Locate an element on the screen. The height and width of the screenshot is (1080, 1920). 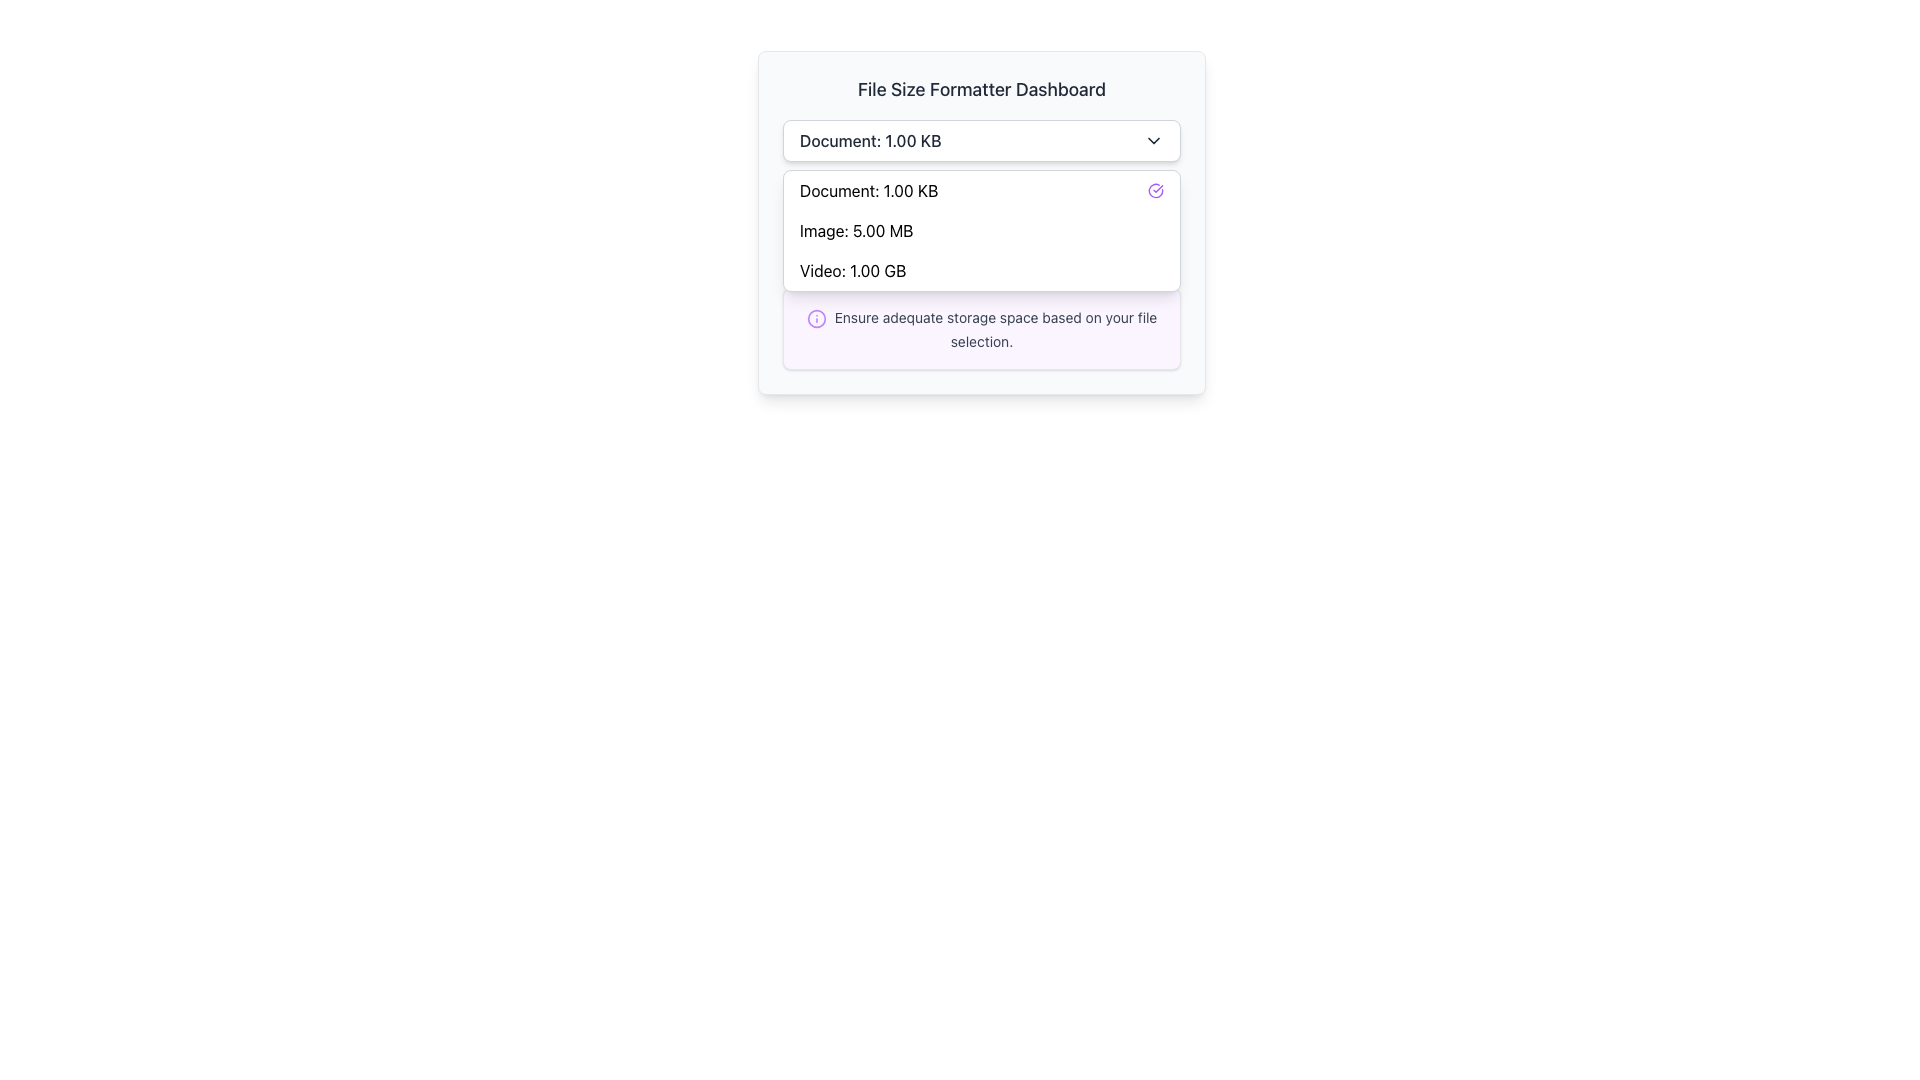
the text label displaying the file size in the dropdown menu under the 'File Size Formatter Dashboard' heading, located between 'Document: 1.00 KB' and 'Video: 1.00 GB' is located at coordinates (856, 230).